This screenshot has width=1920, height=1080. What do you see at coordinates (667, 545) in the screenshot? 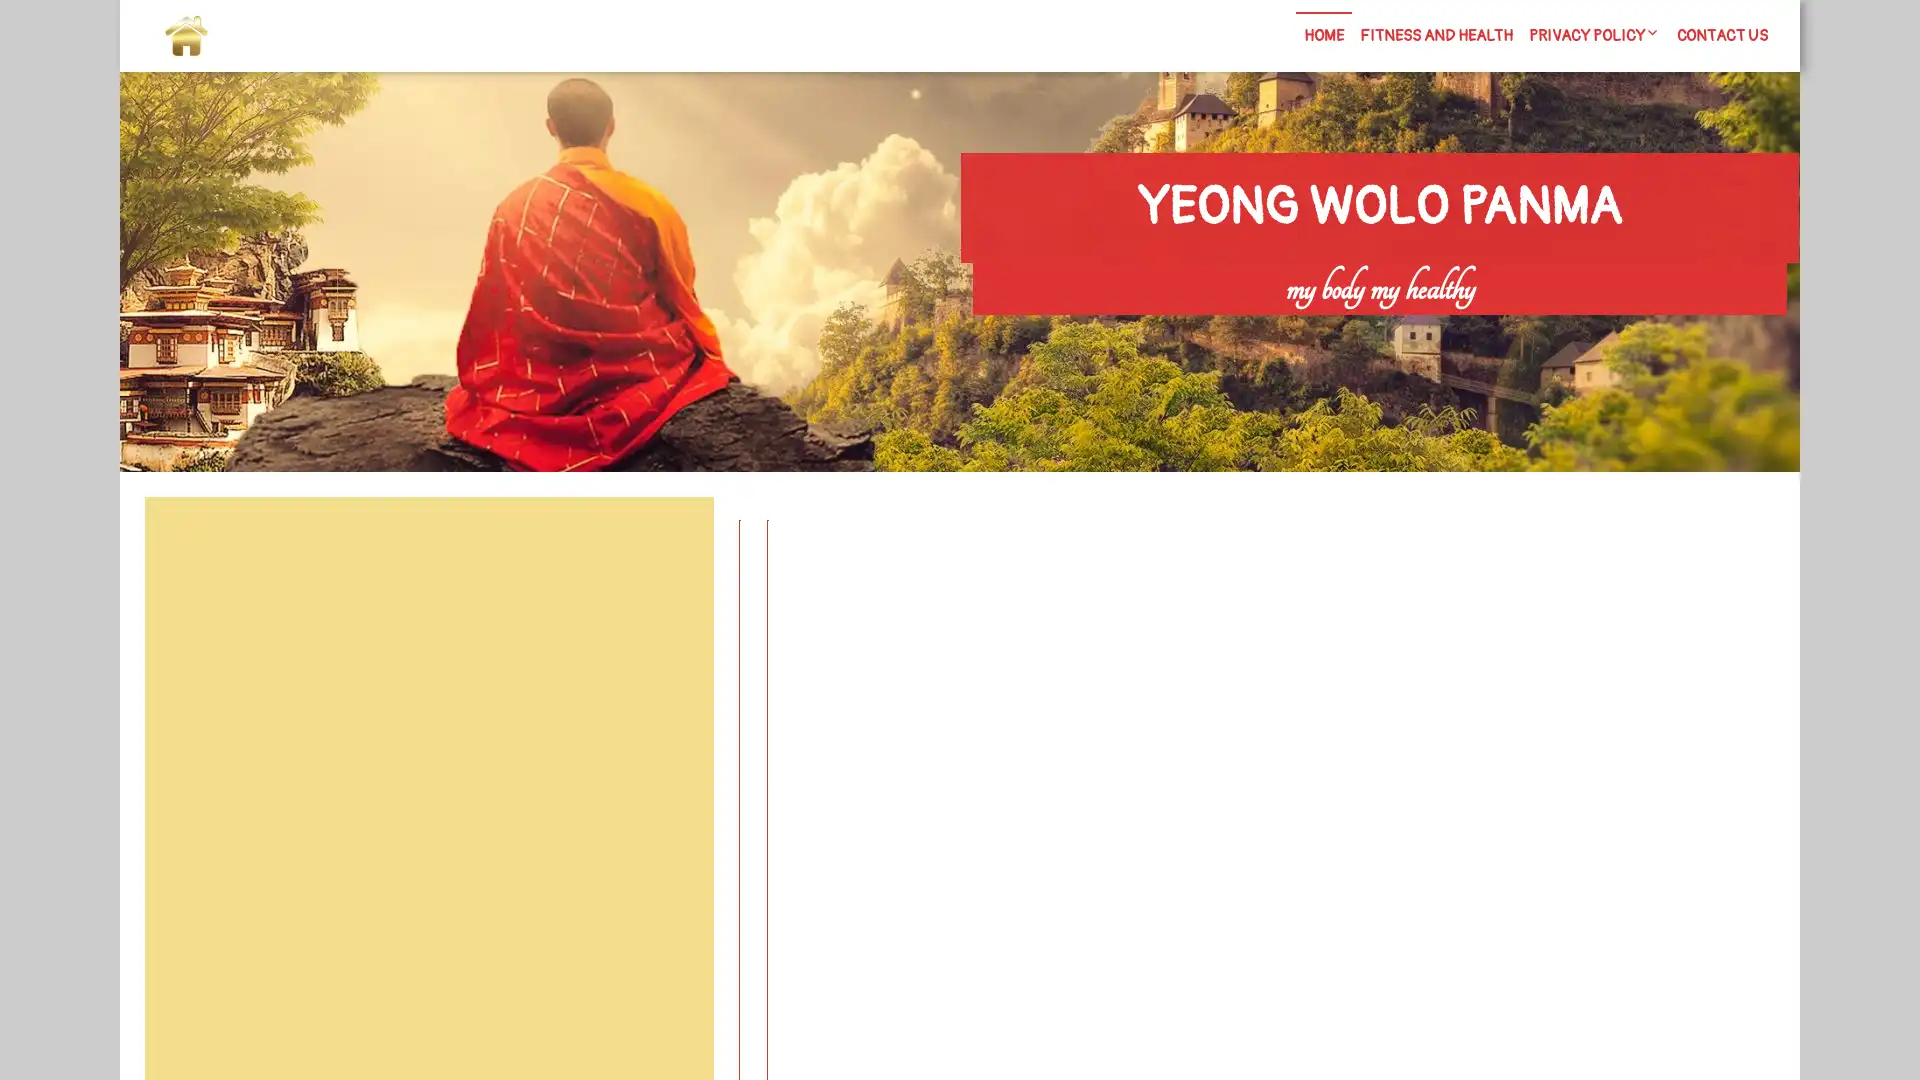
I see `Search` at bounding box center [667, 545].